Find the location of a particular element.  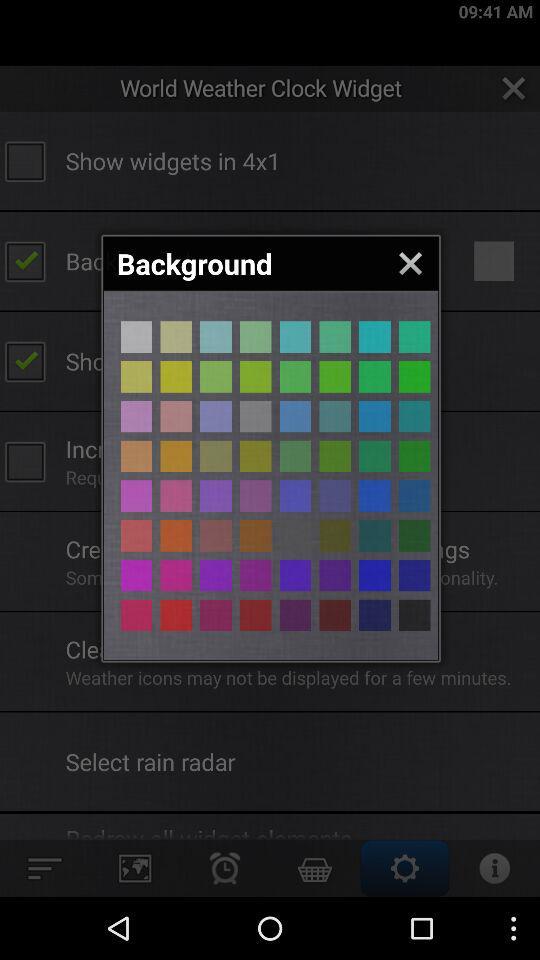

backround color is located at coordinates (255, 495).